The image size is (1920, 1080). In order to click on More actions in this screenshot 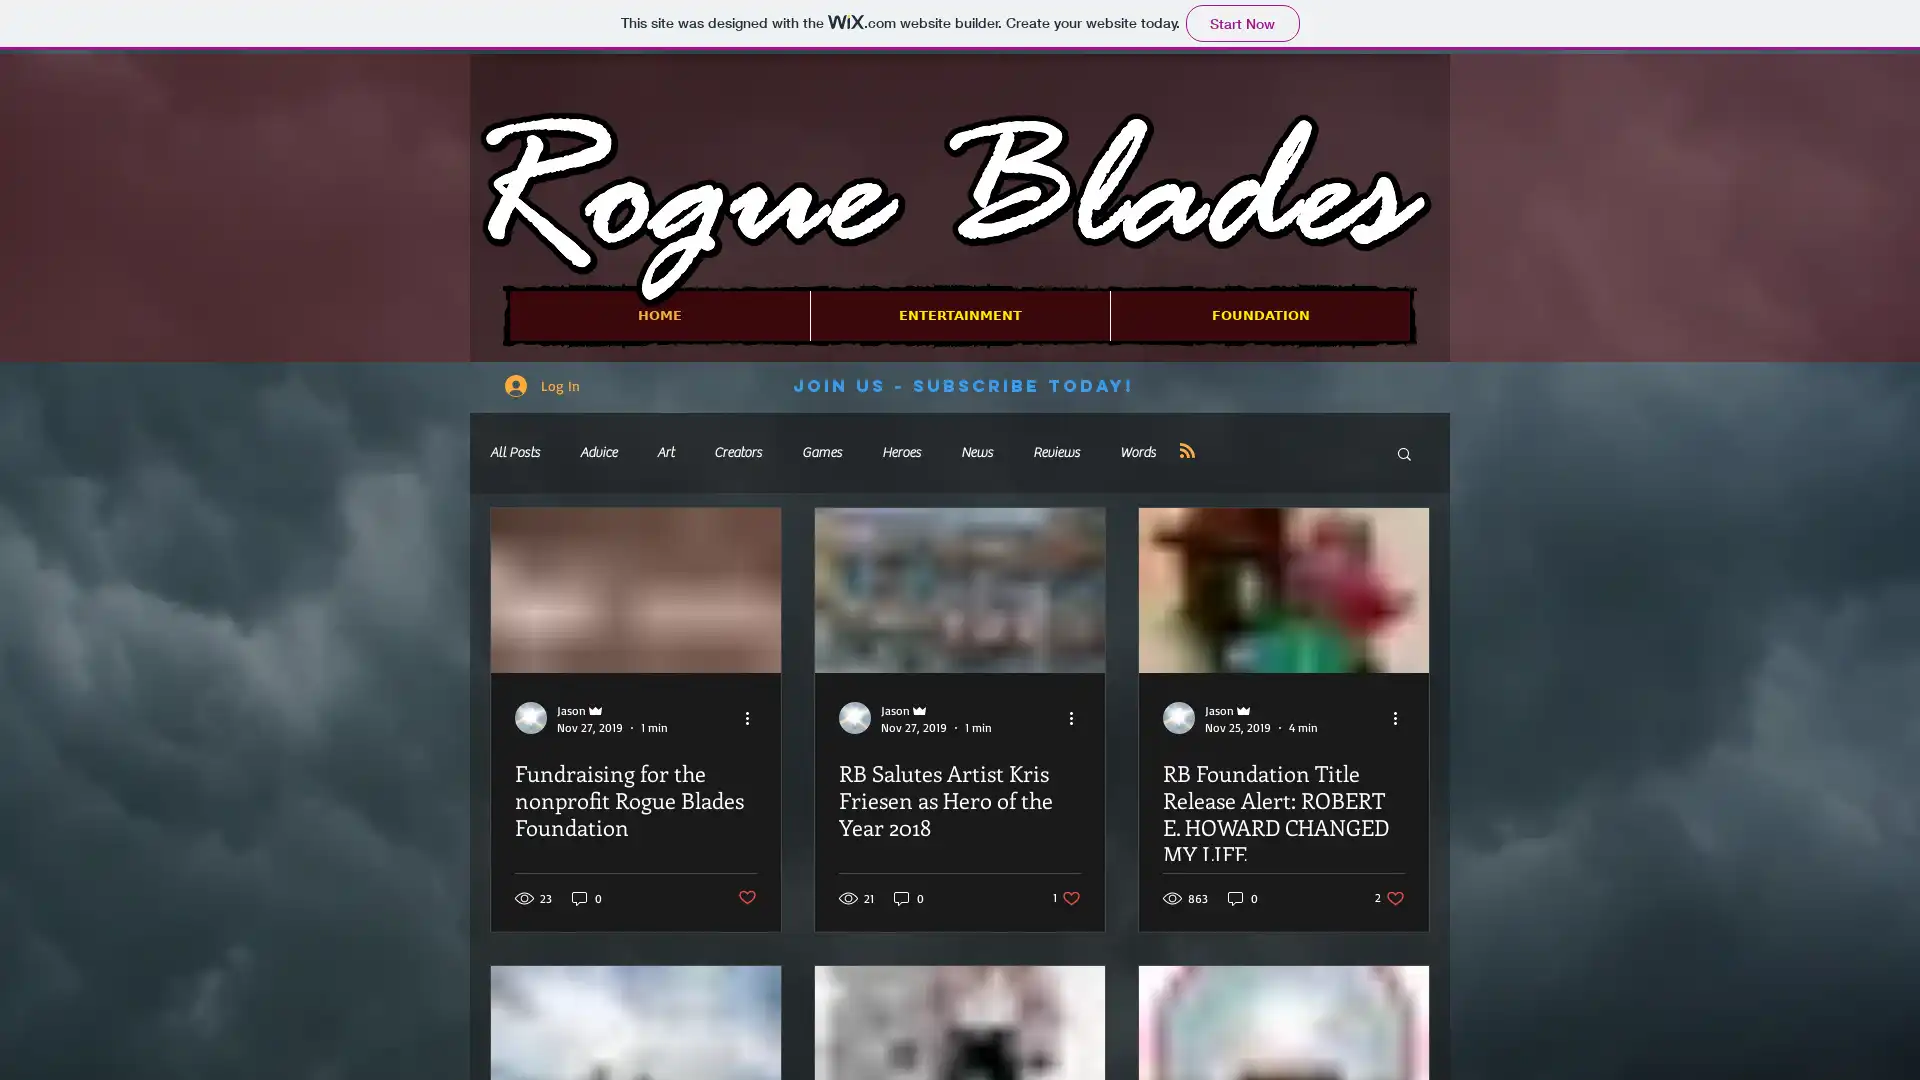, I will do `click(752, 716)`.